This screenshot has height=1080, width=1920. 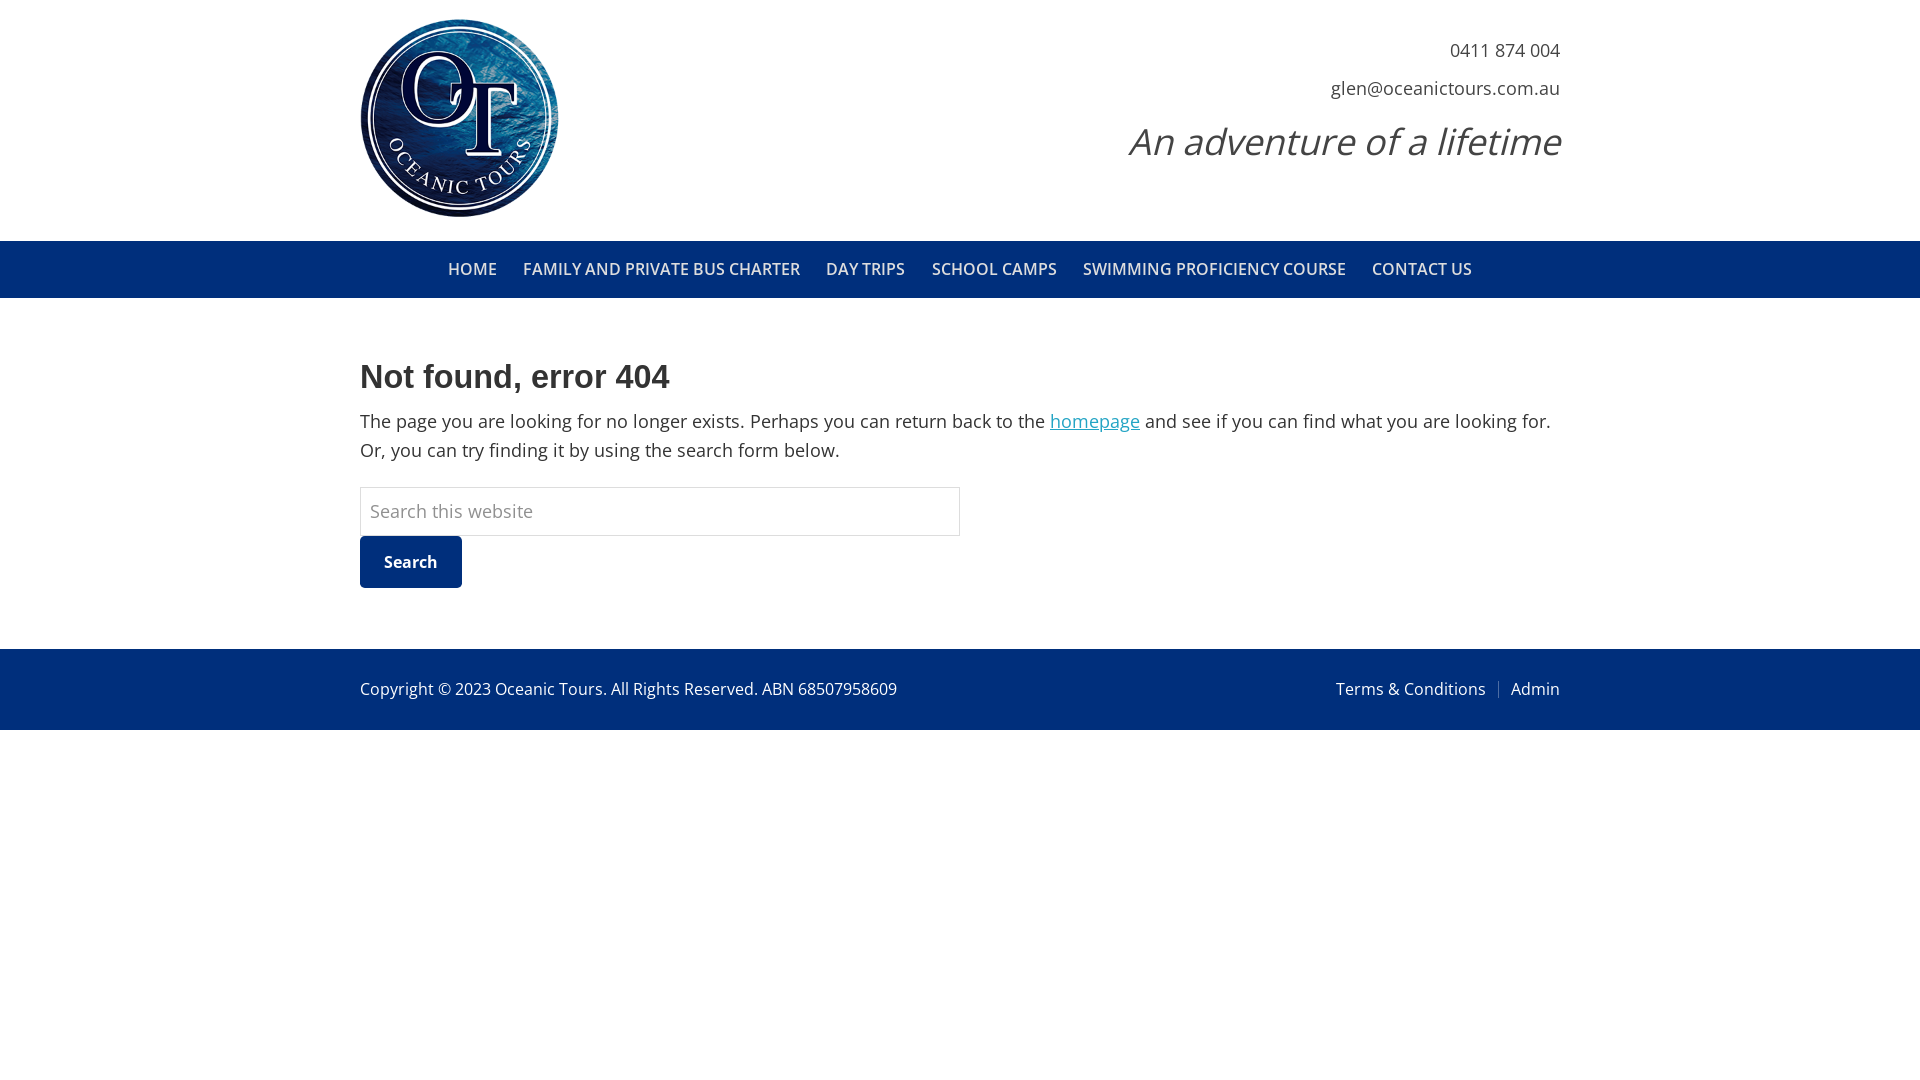 I want to click on 'Terms & Conditions', so click(x=1335, y=688).